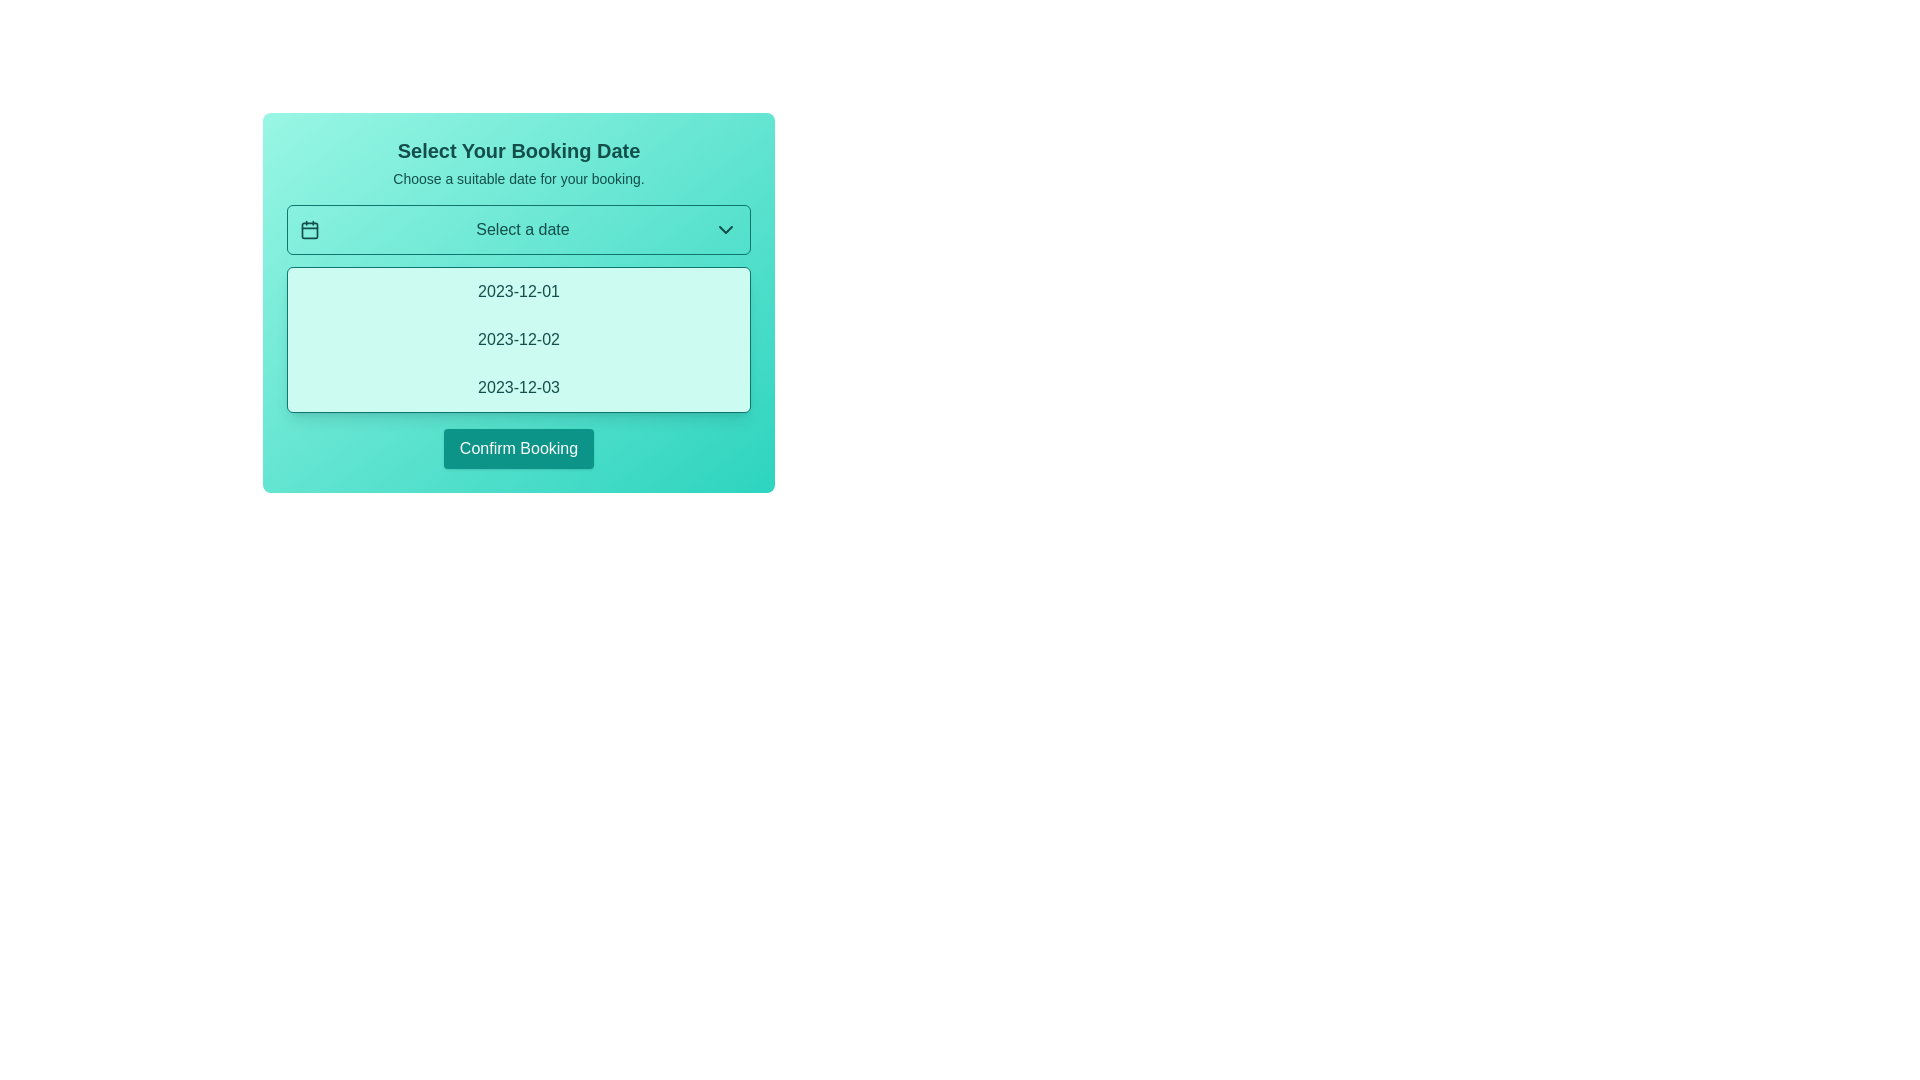 The height and width of the screenshot is (1080, 1920). I want to click on the header text that reads 'Select Your Booking Date', which is bold and large-font, positioned at the top of the booking interface panel, so click(518, 149).